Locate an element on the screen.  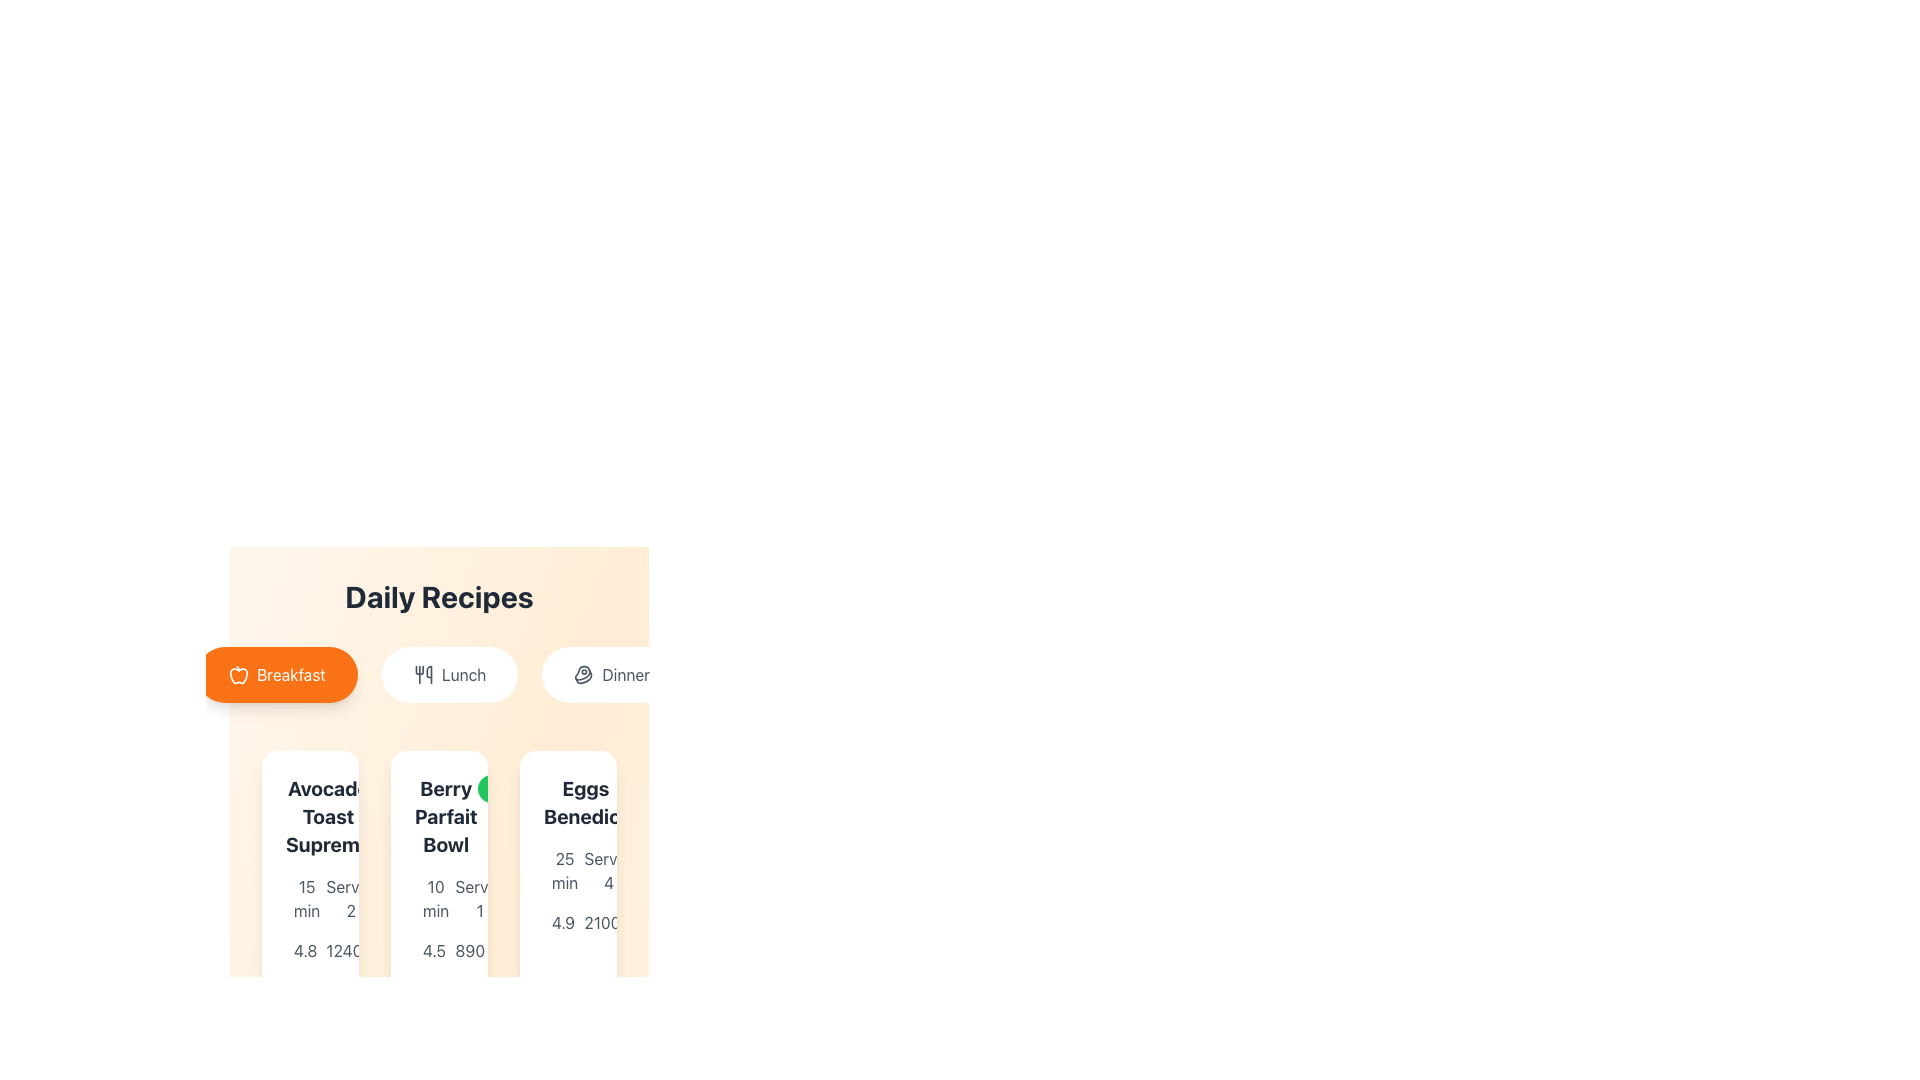
rating value displayed as '4.8' in bold font, located beneath the 'Avocado Toast Supreme' recipe card and next to an orange star icon is located at coordinates (304, 950).